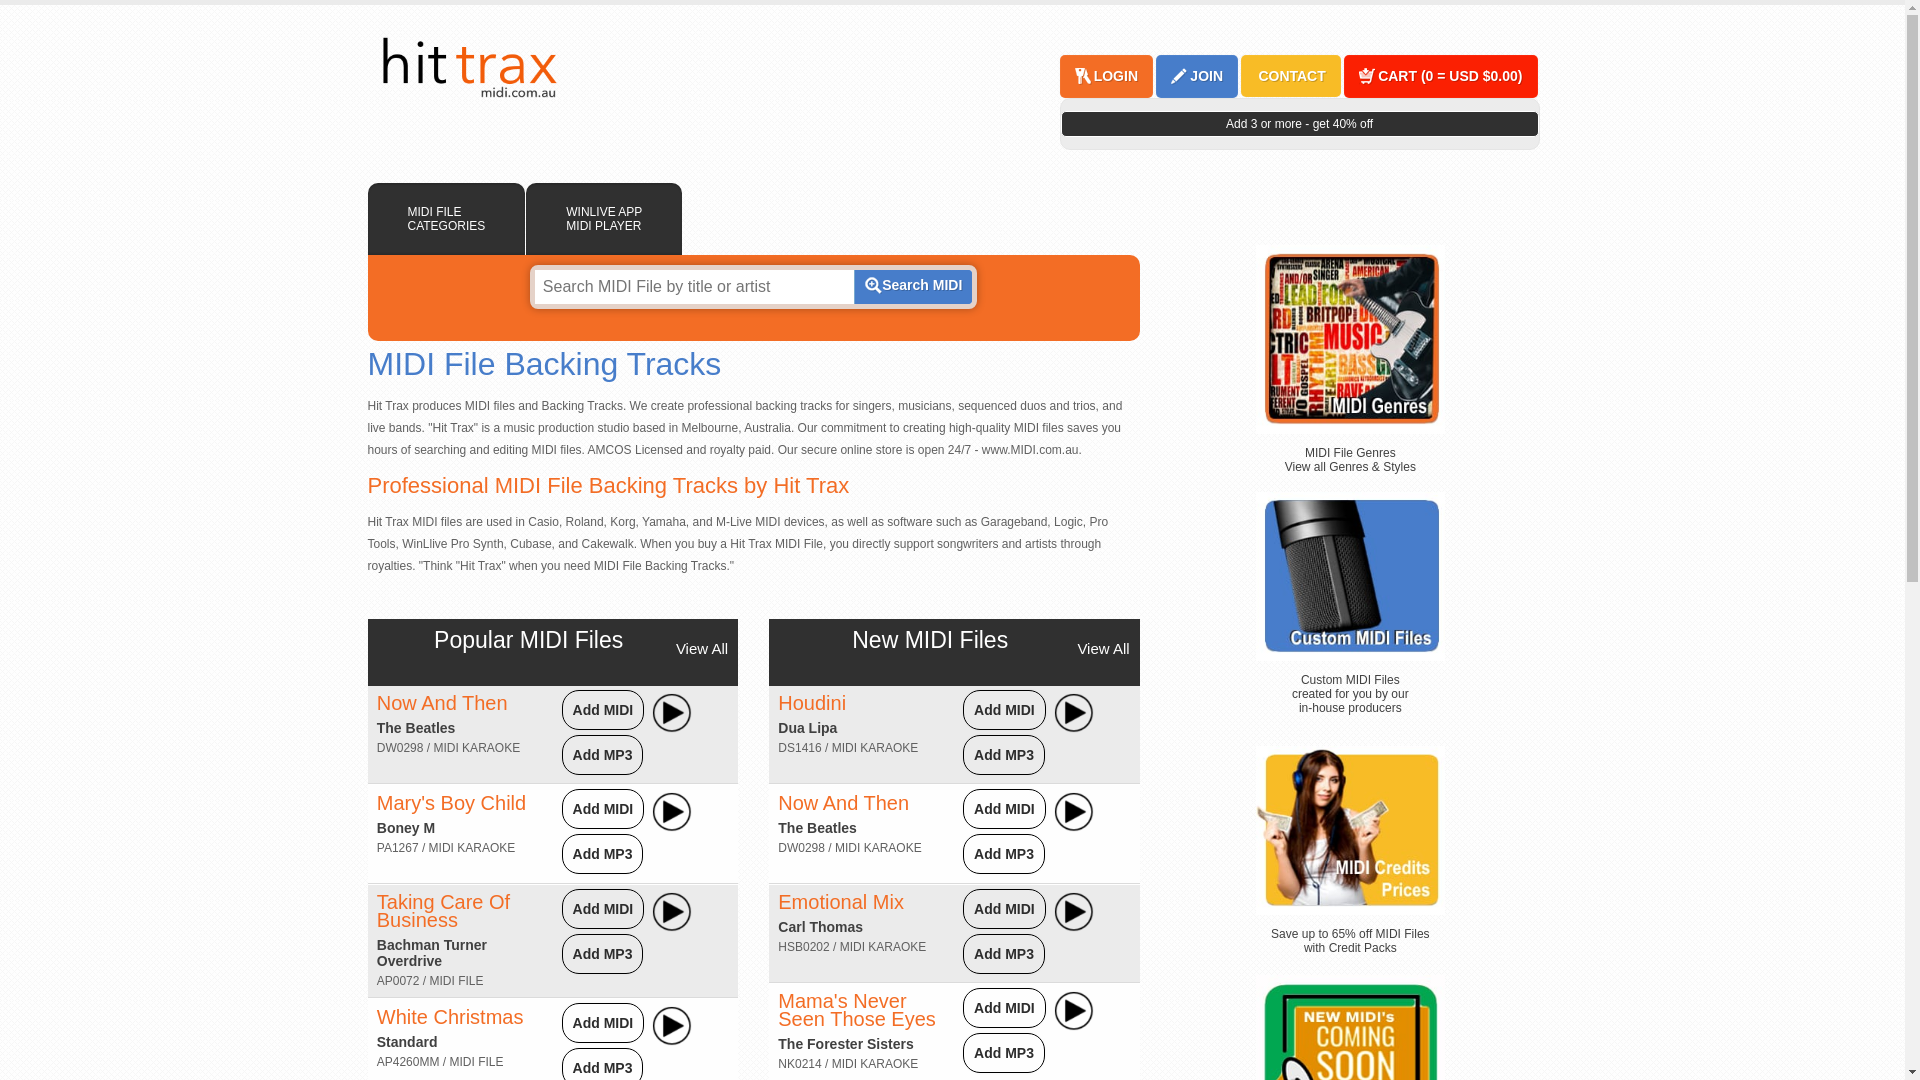 Image resolution: width=1920 pixels, height=1080 pixels. Describe the element at coordinates (1255, 830) in the screenshot. I see `'Add MIDI Credits'` at that location.